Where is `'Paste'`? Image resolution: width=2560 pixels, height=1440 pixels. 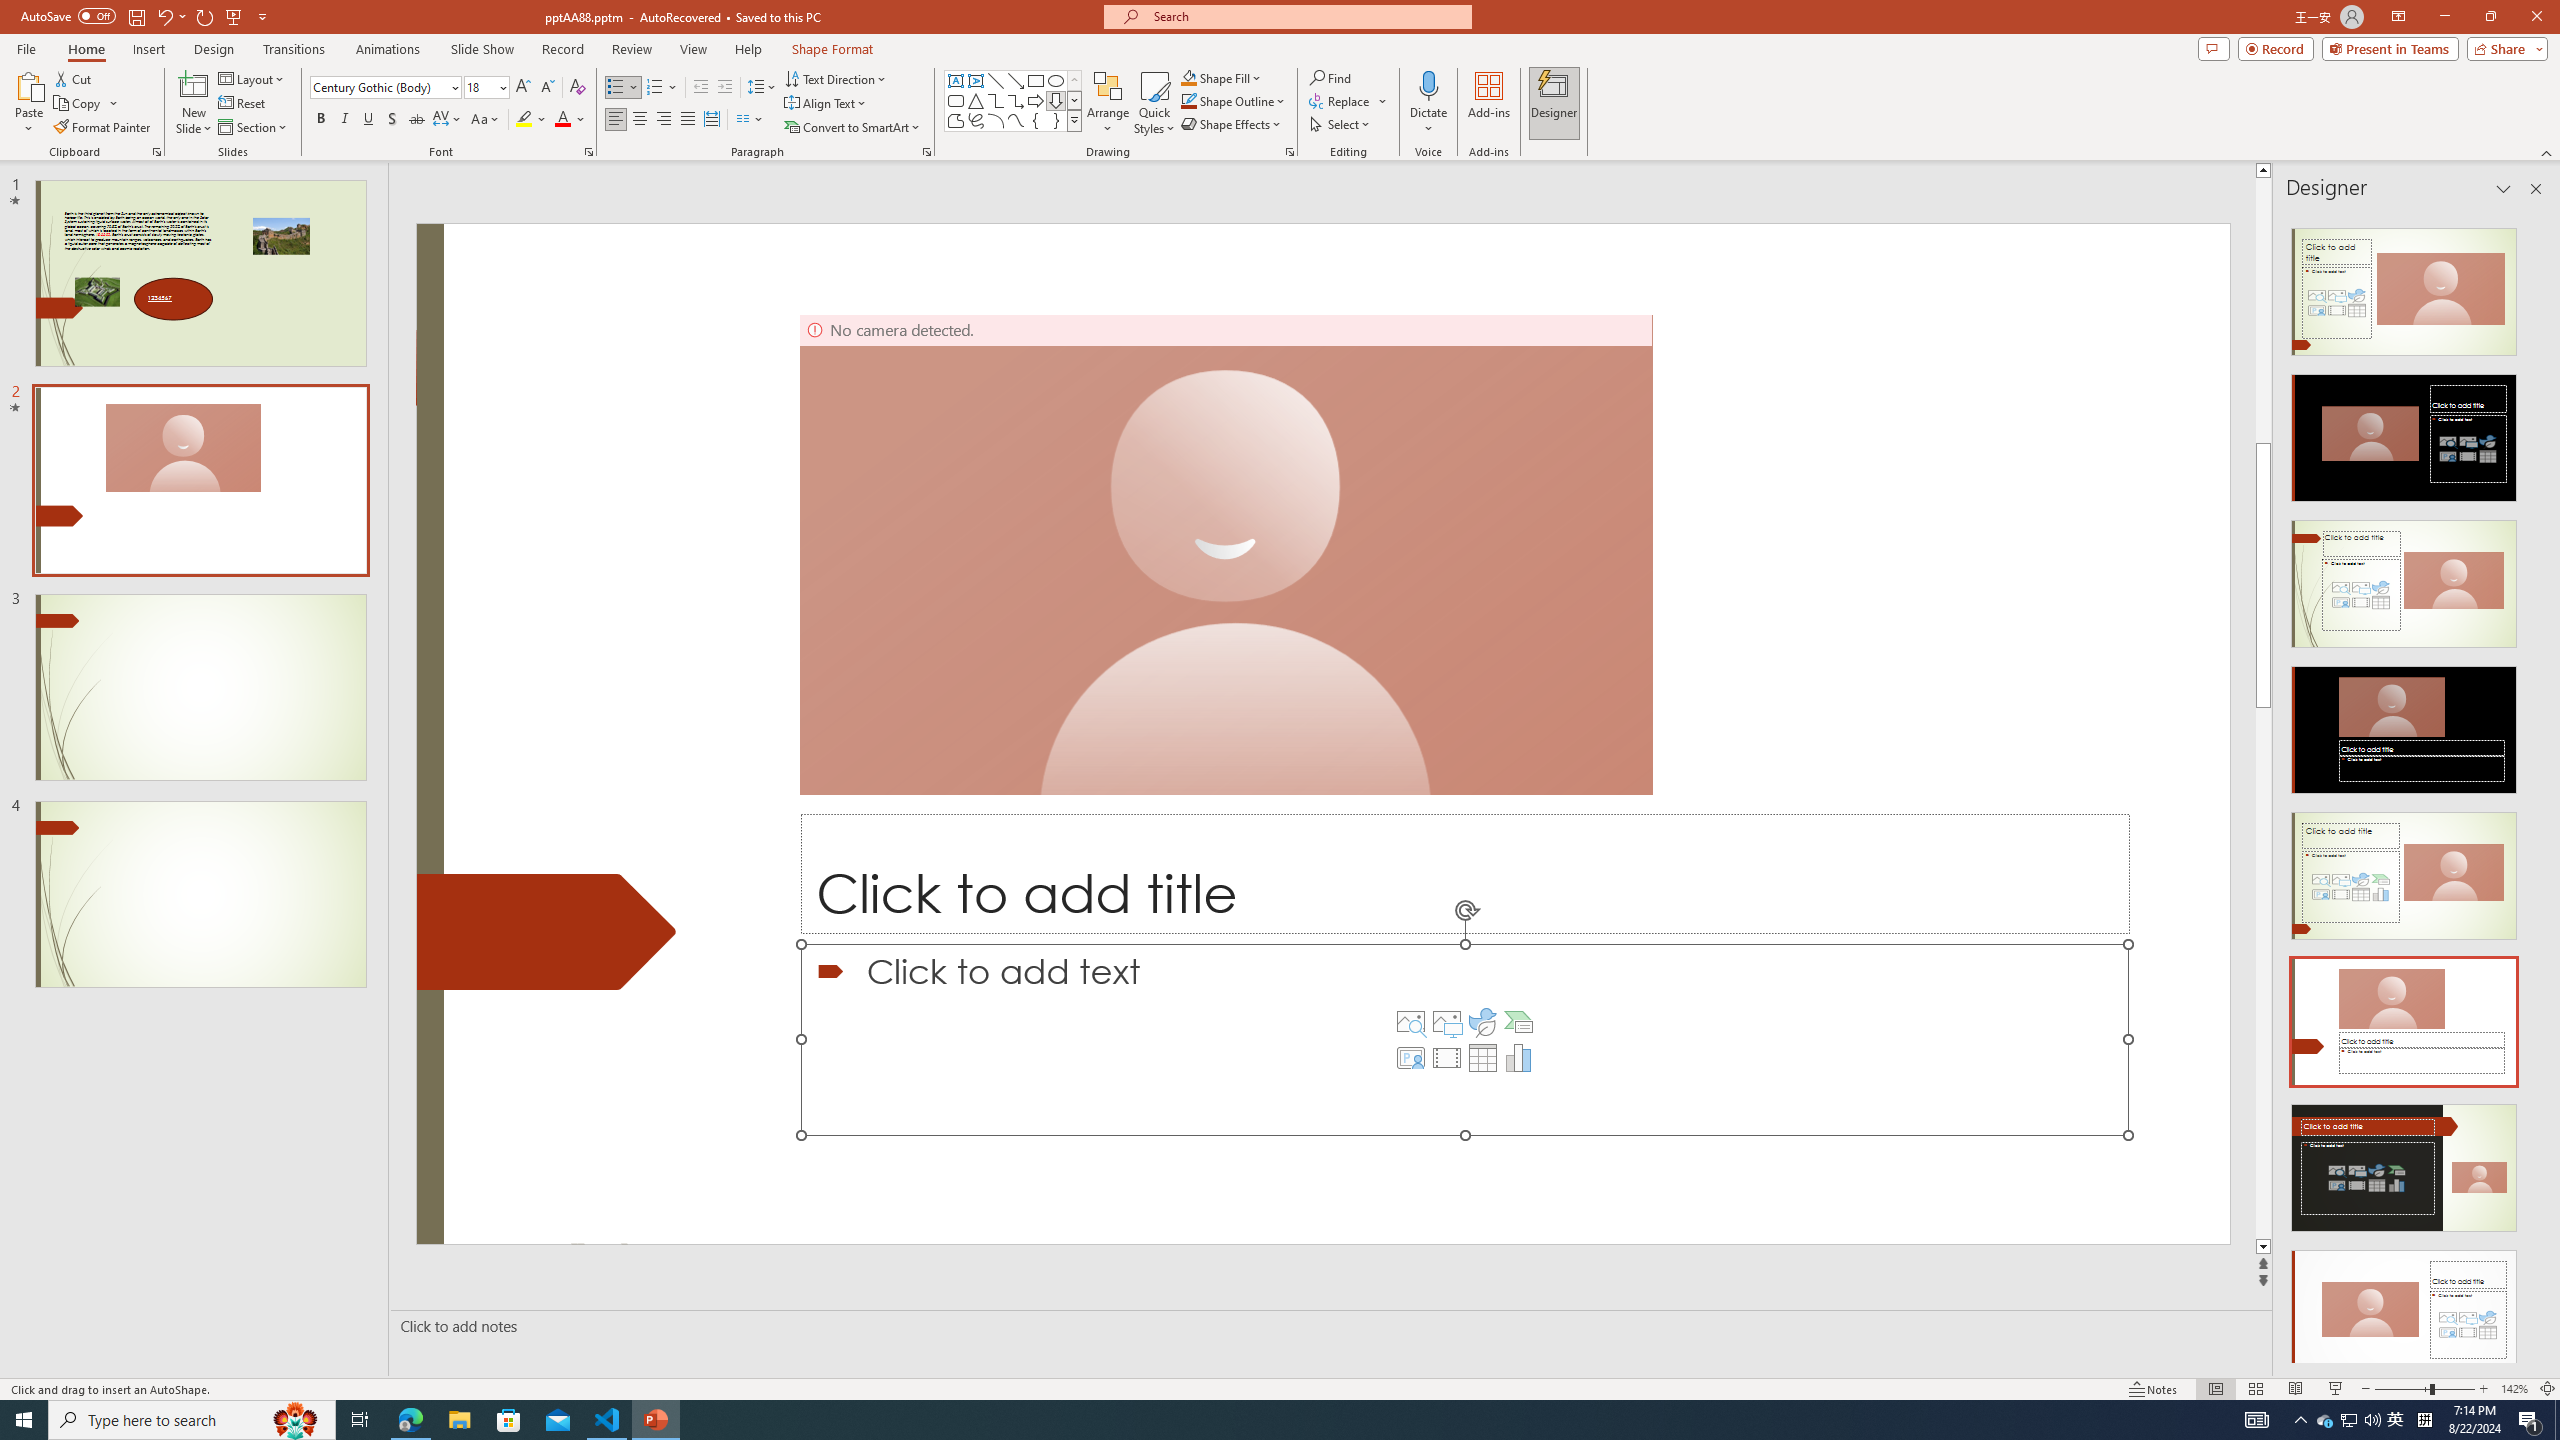 'Paste' is located at coordinates (28, 103).